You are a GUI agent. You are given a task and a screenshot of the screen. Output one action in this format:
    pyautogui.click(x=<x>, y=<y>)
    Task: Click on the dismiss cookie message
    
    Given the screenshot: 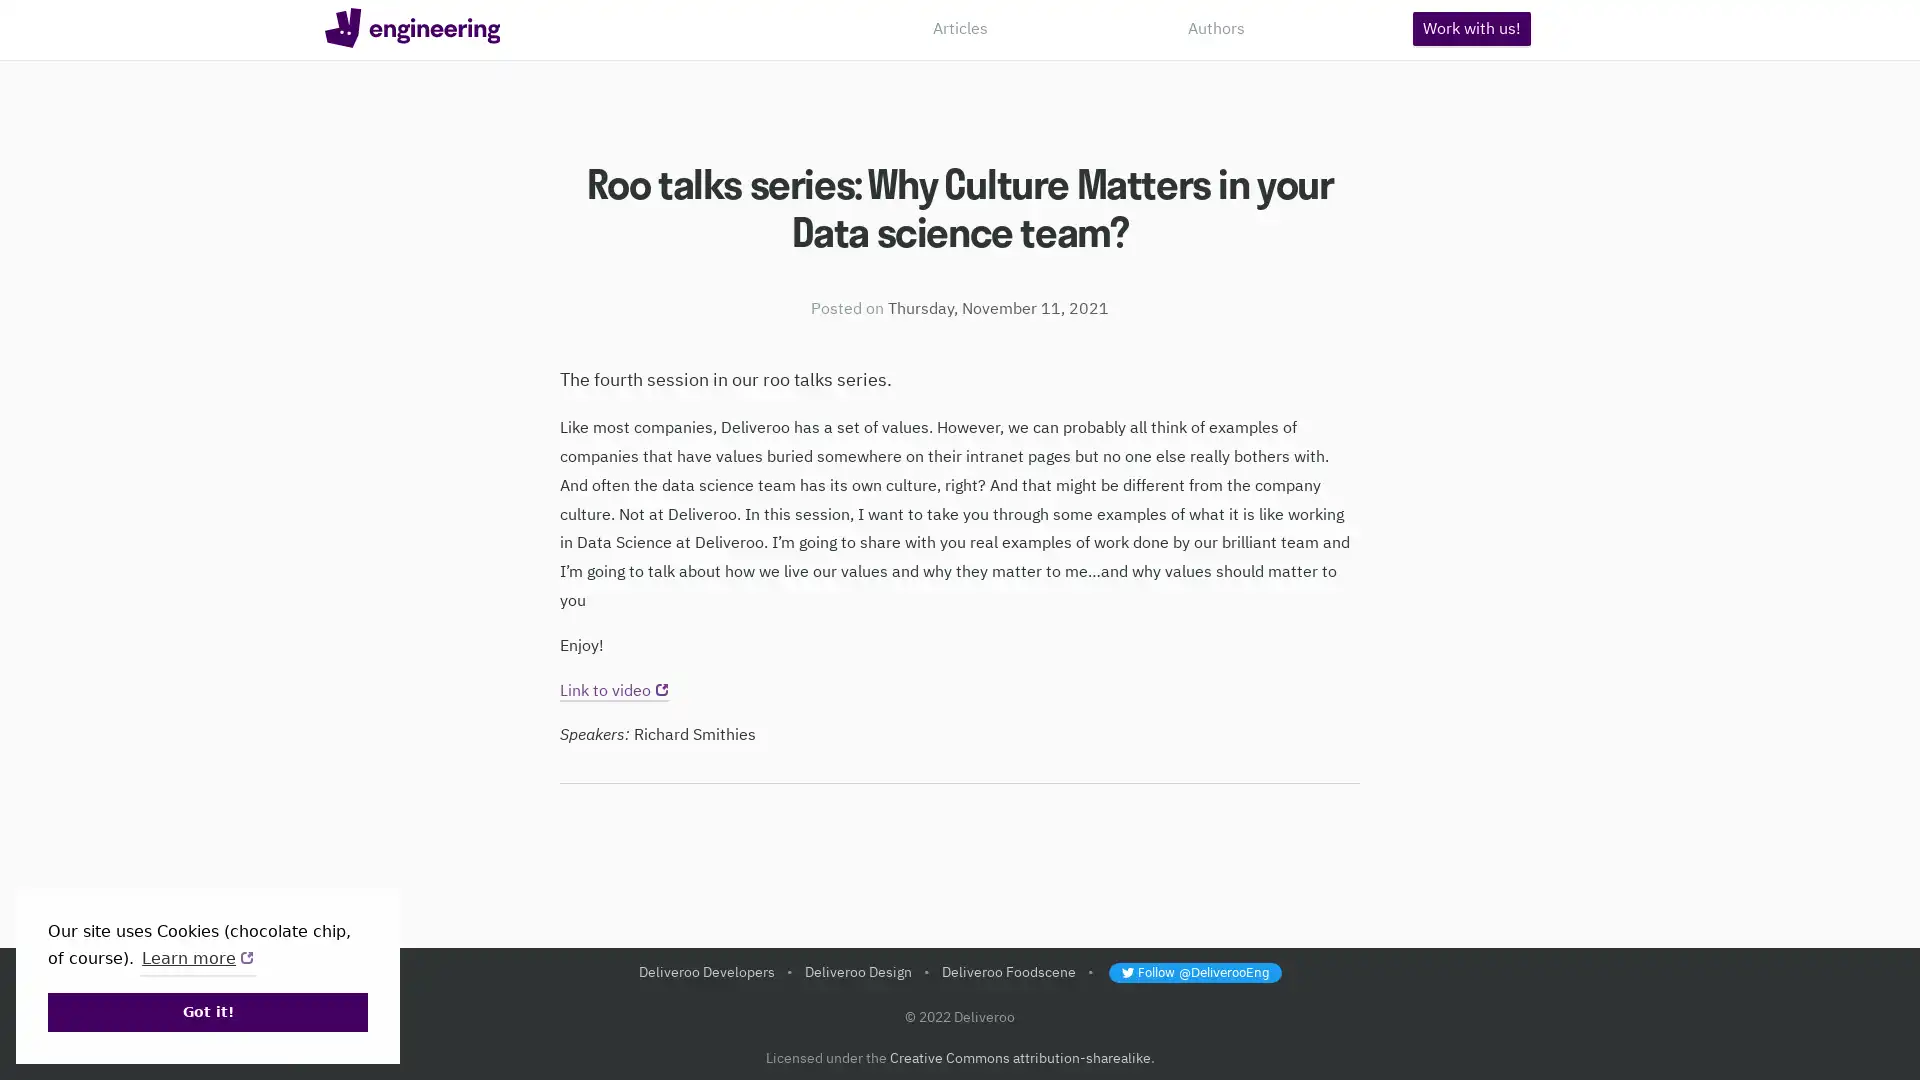 What is the action you would take?
    pyautogui.click(x=207, y=1011)
    